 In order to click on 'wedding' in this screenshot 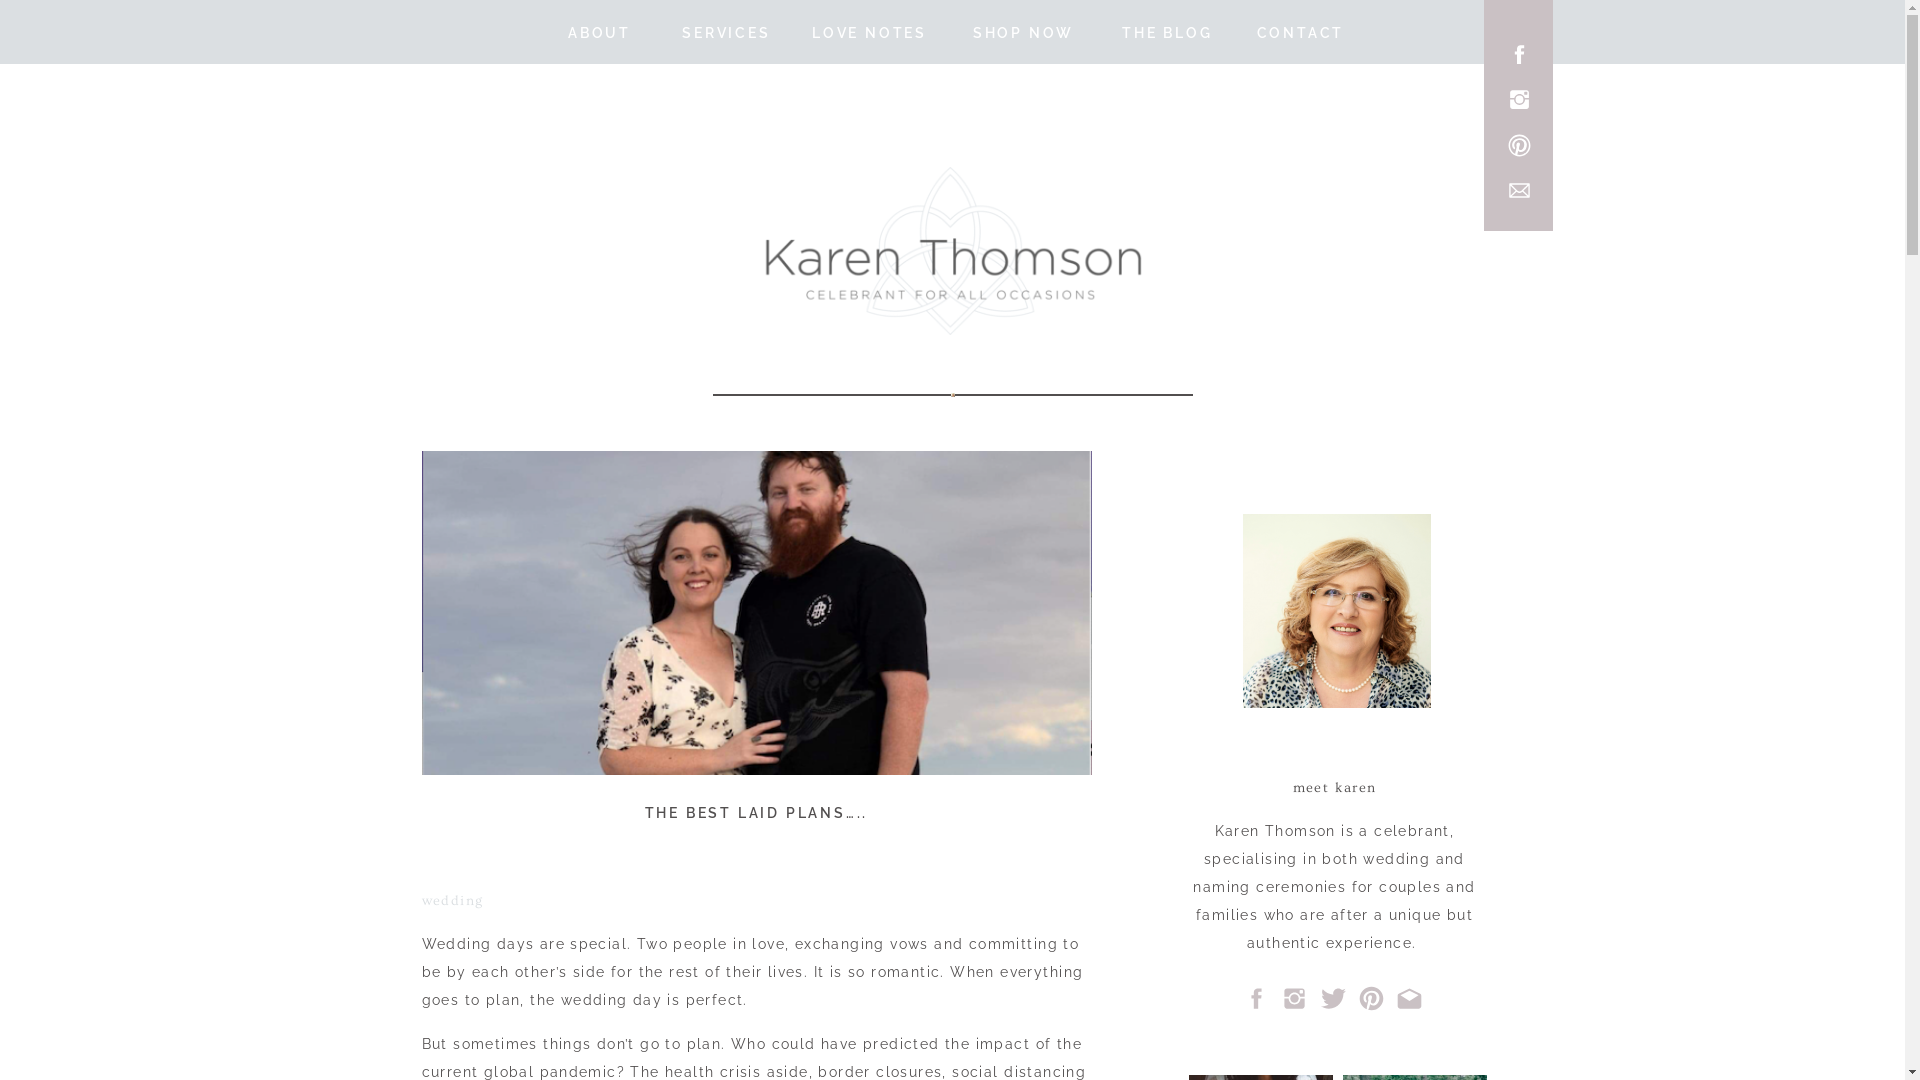, I will do `click(451, 901)`.